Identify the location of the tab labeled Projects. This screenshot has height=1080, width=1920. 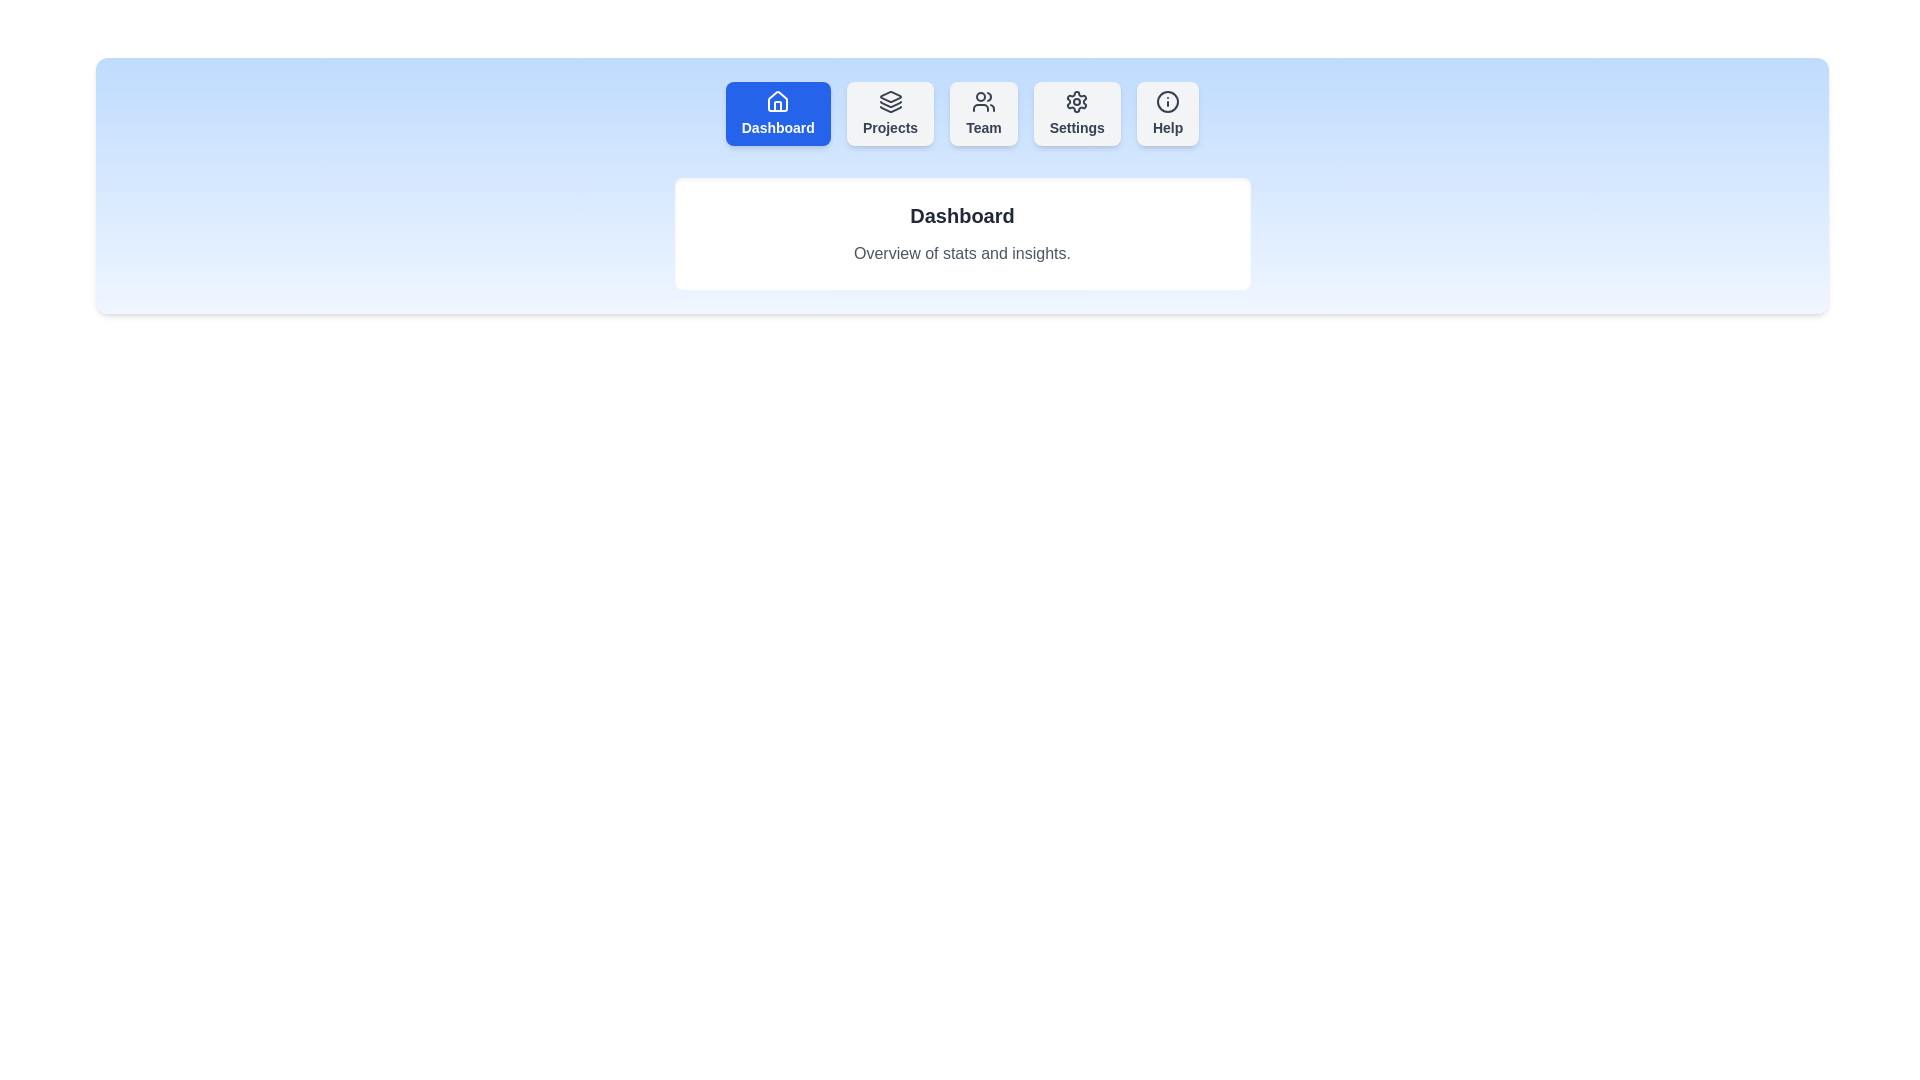
(889, 114).